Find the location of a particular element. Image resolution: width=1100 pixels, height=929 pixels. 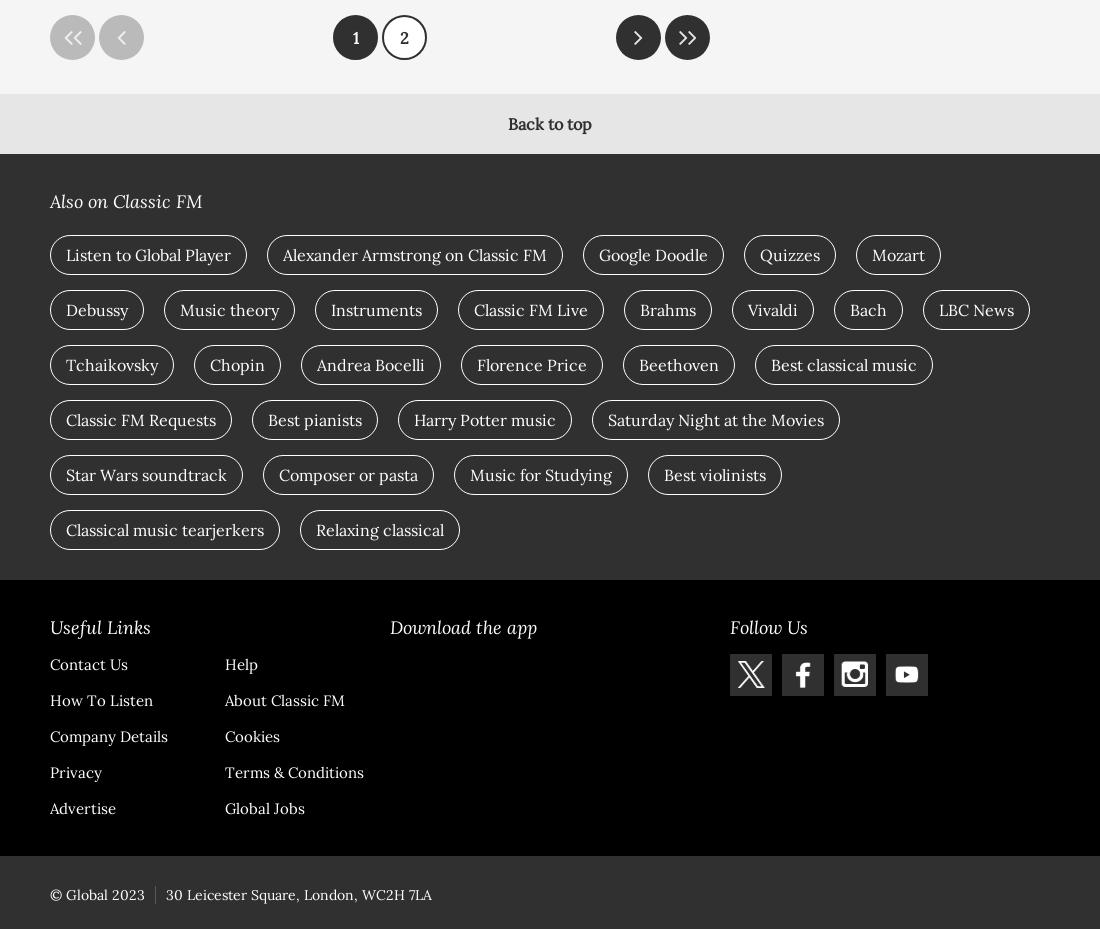

'30 Leicester Square, London, WC2H 7LA' is located at coordinates (164, 893).